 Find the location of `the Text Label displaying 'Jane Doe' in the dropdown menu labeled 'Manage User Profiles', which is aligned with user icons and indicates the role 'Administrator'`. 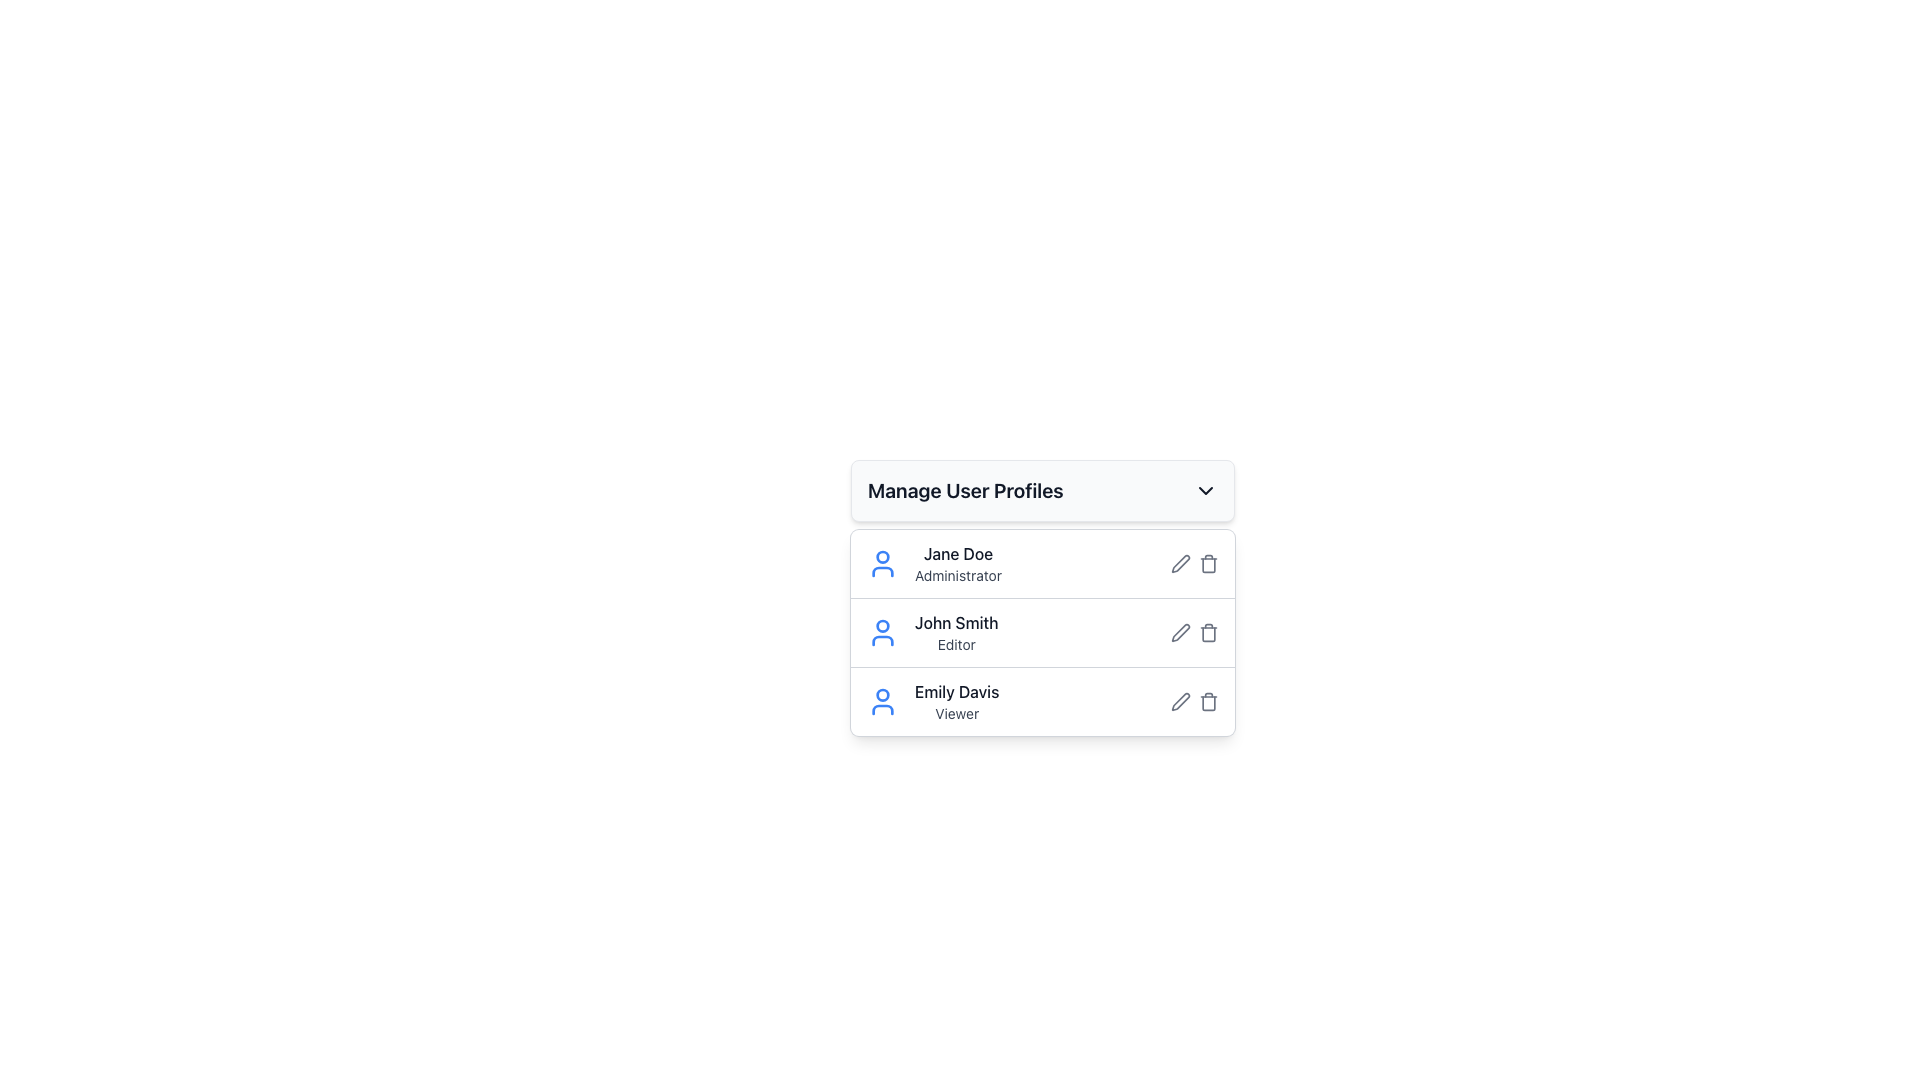

the Text Label displaying 'Jane Doe' in the dropdown menu labeled 'Manage User Profiles', which is aligned with user icons and indicates the role 'Administrator' is located at coordinates (957, 554).